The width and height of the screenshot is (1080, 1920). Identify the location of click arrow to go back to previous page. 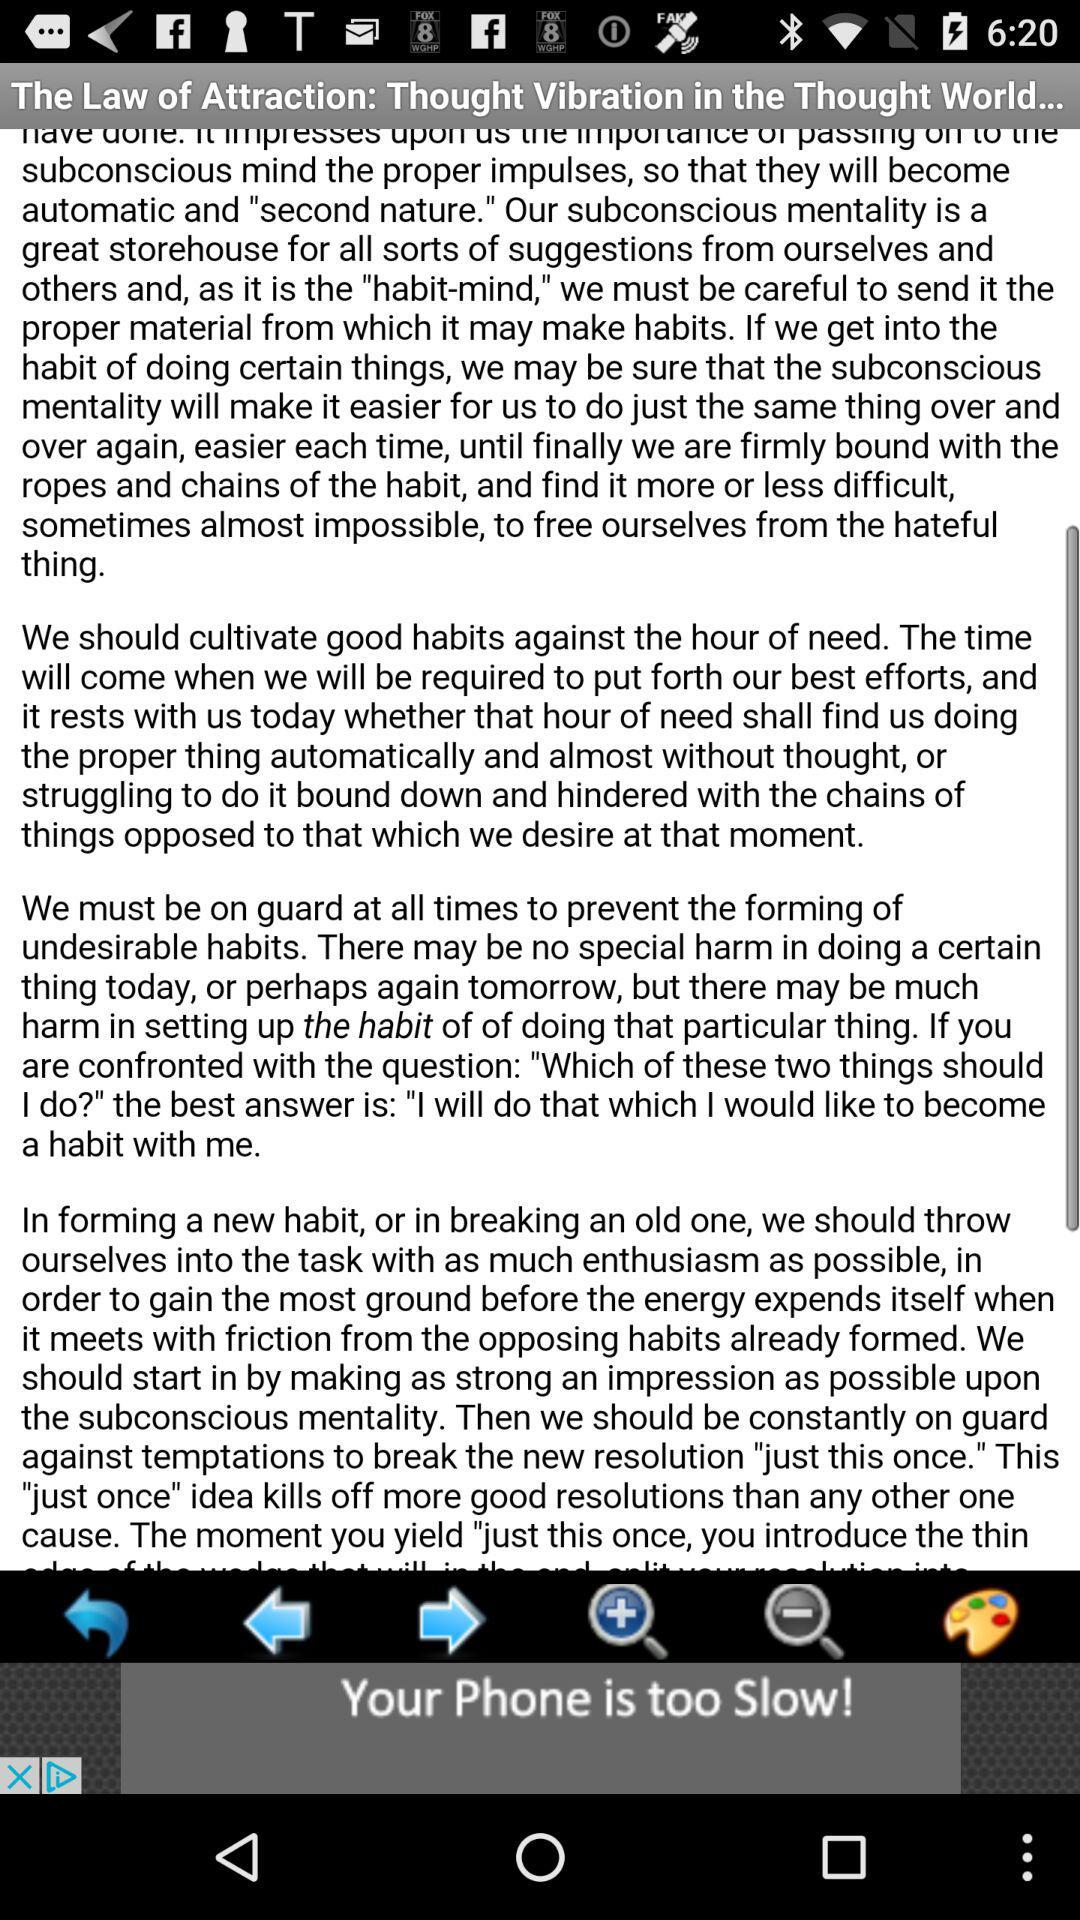
(274, 1621).